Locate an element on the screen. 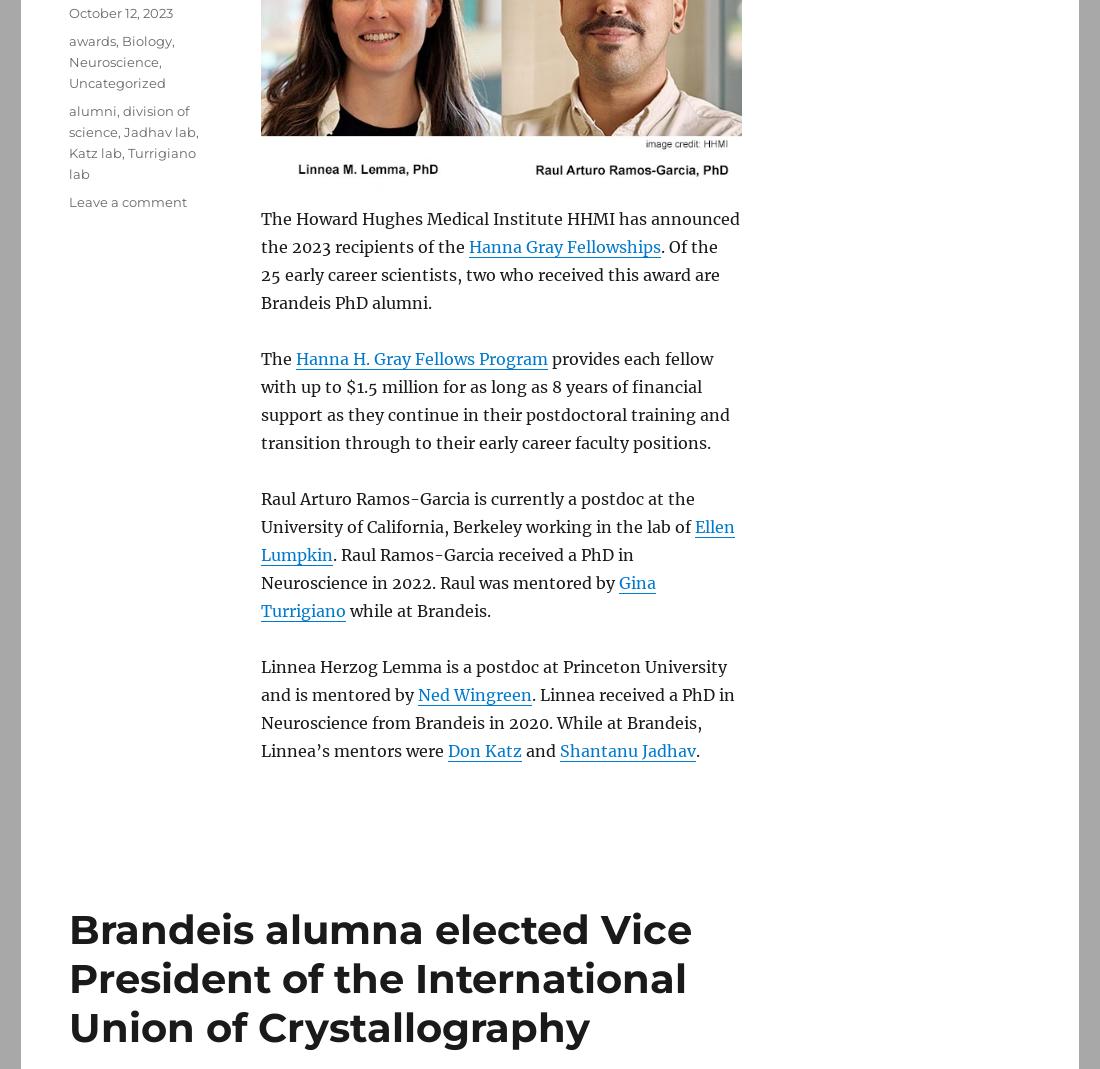 The height and width of the screenshot is (1069, 1100). 'Leave a comment' is located at coordinates (128, 202).